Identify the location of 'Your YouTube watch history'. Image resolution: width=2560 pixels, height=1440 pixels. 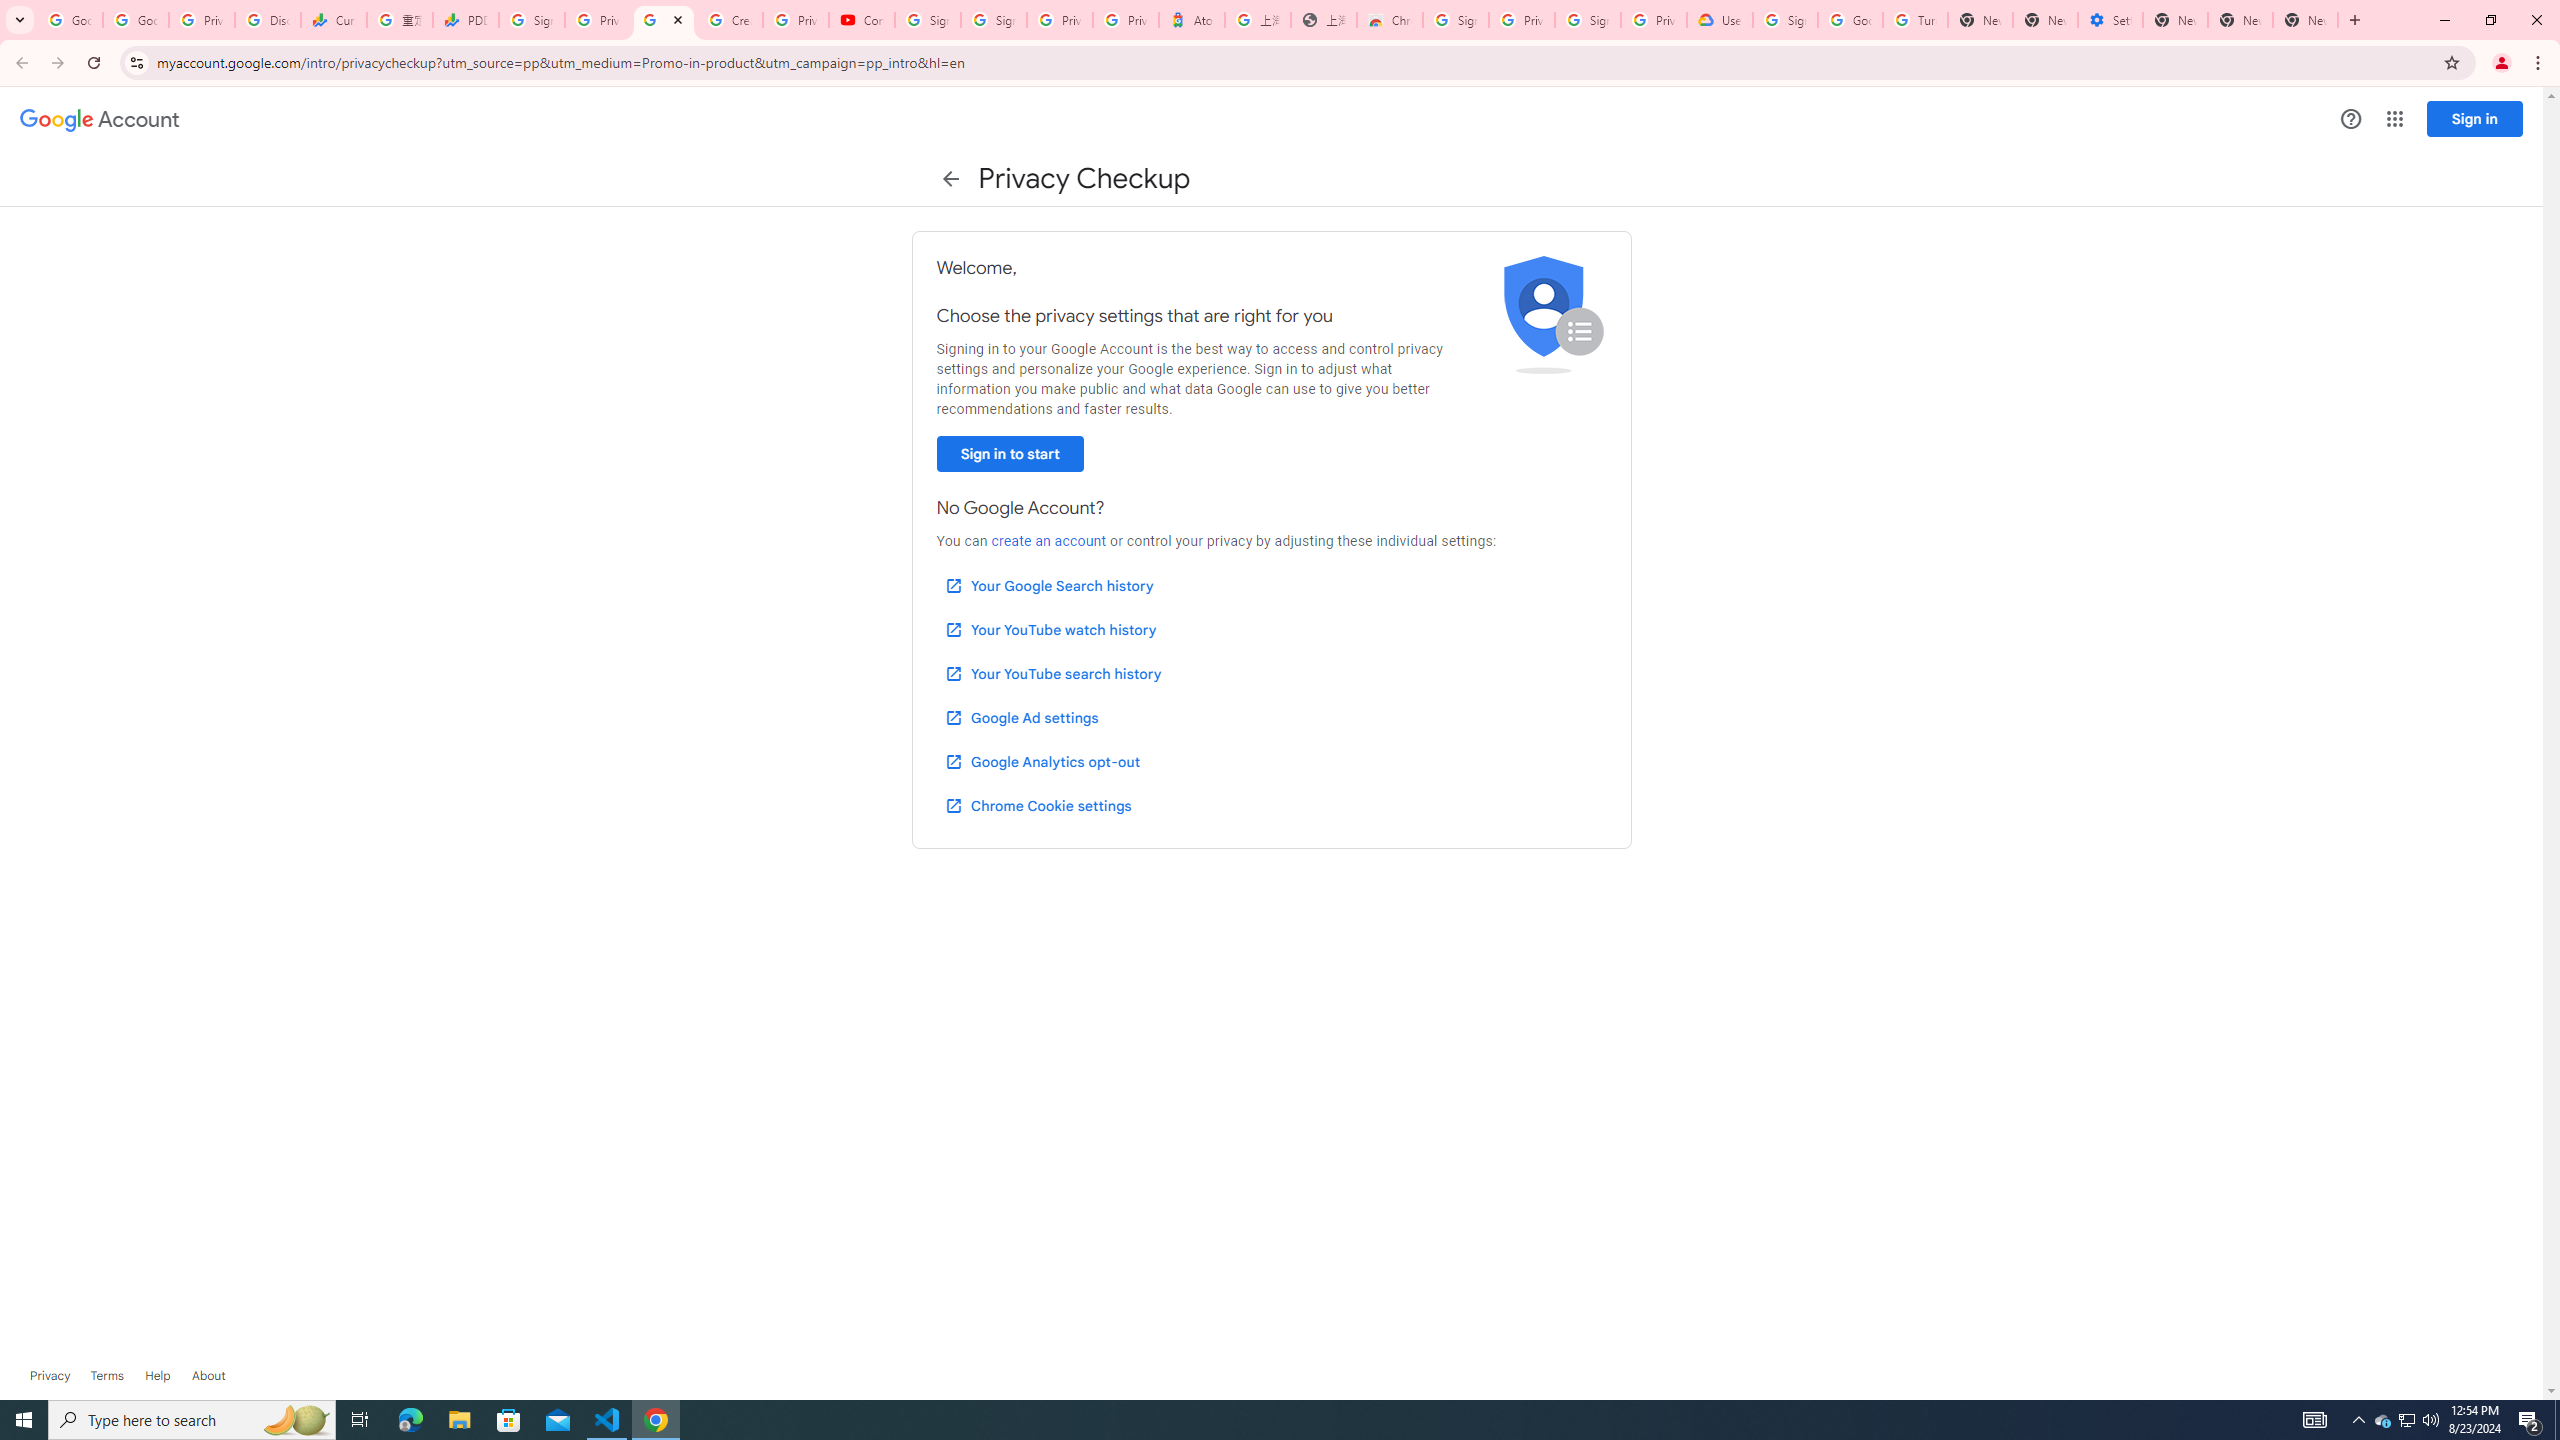
(1049, 629).